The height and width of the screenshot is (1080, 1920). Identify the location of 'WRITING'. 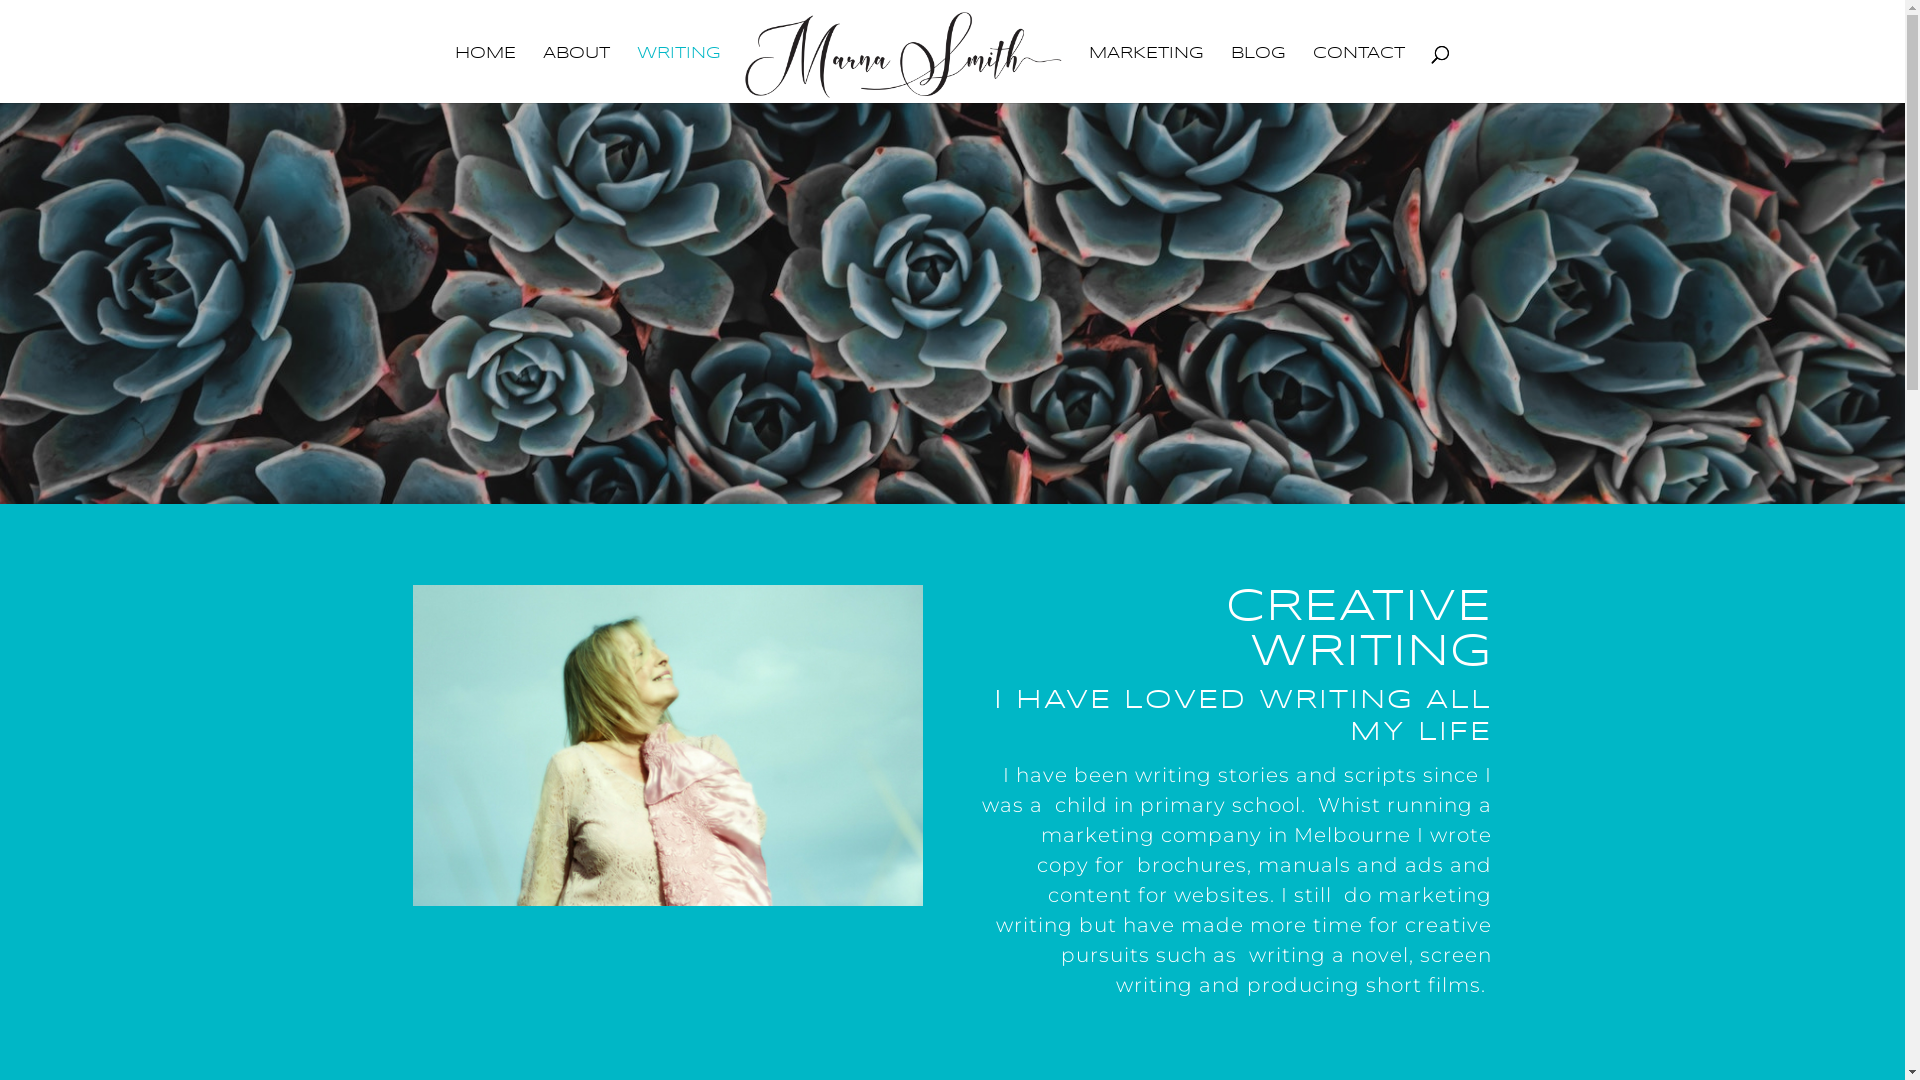
(678, 73).